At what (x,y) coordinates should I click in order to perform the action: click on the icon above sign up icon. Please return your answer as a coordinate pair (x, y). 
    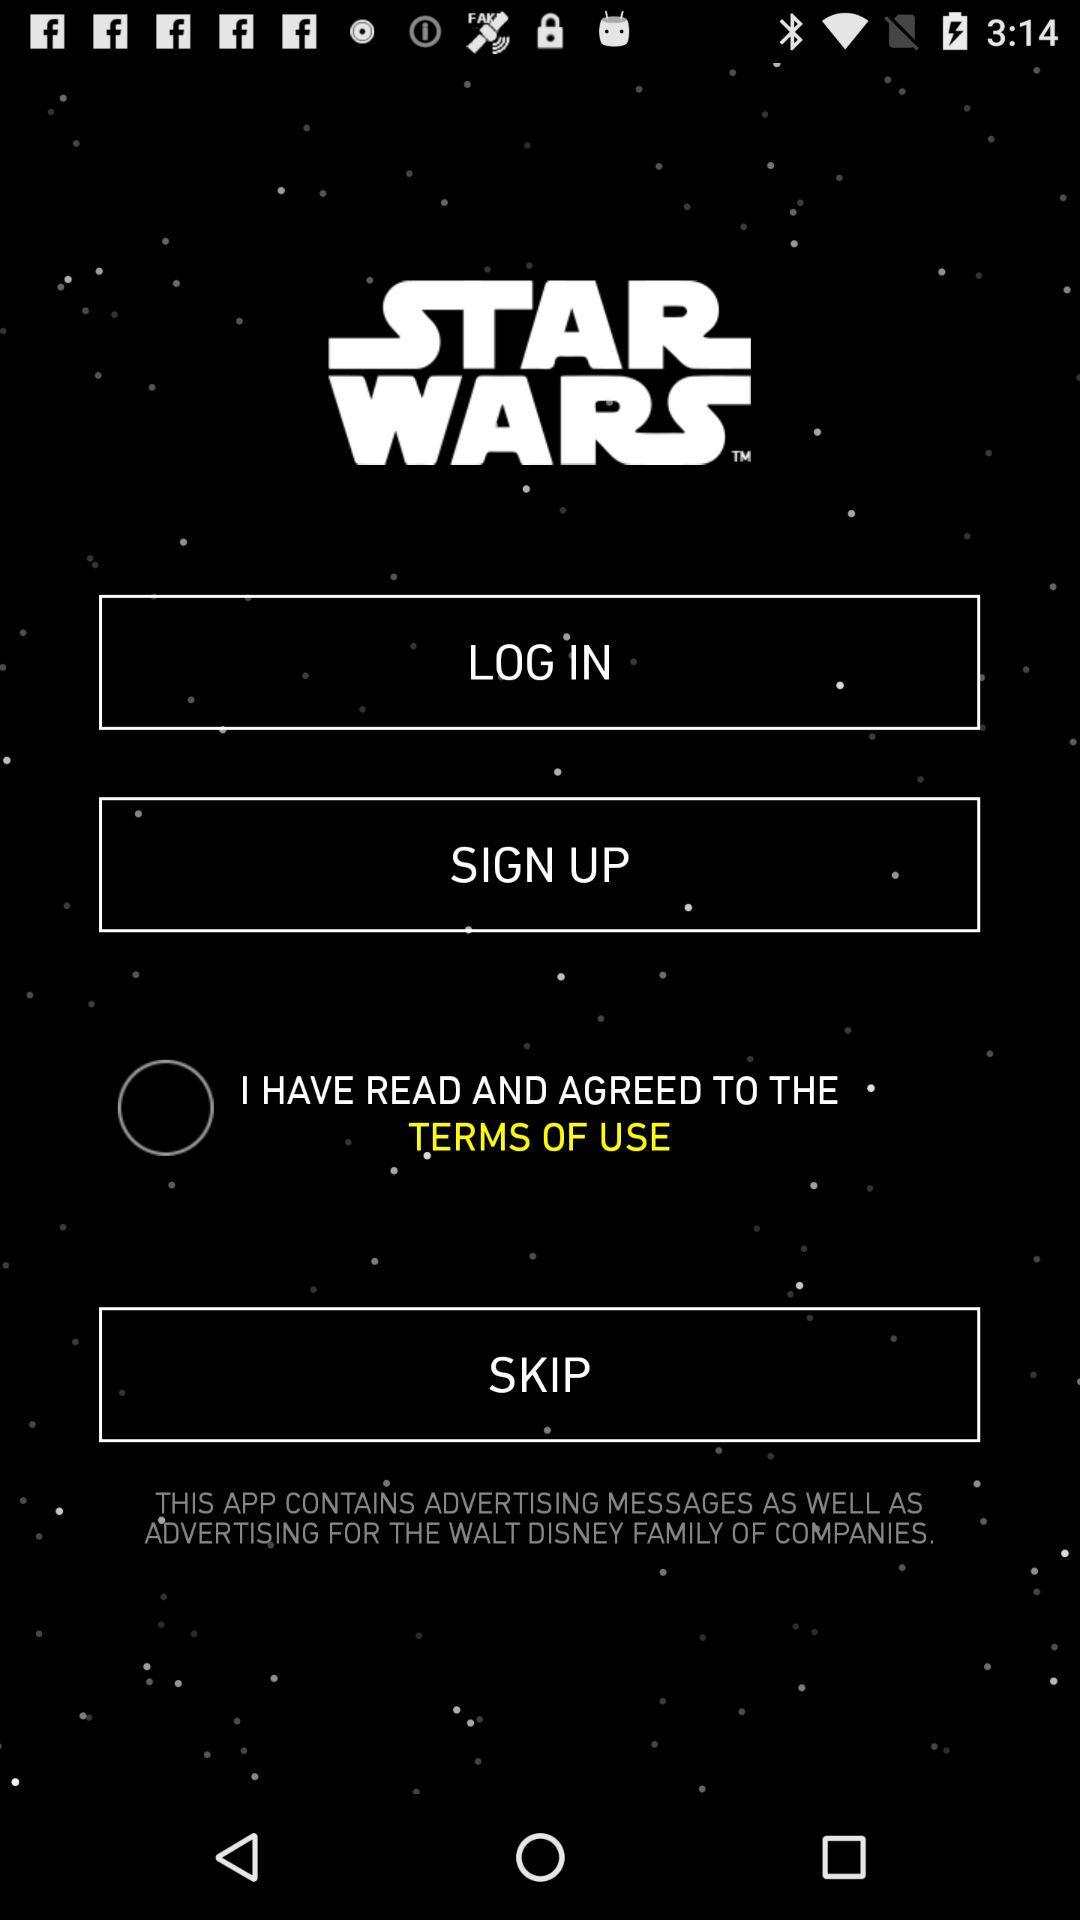
    Looking at the image, I should click on (538, 662).